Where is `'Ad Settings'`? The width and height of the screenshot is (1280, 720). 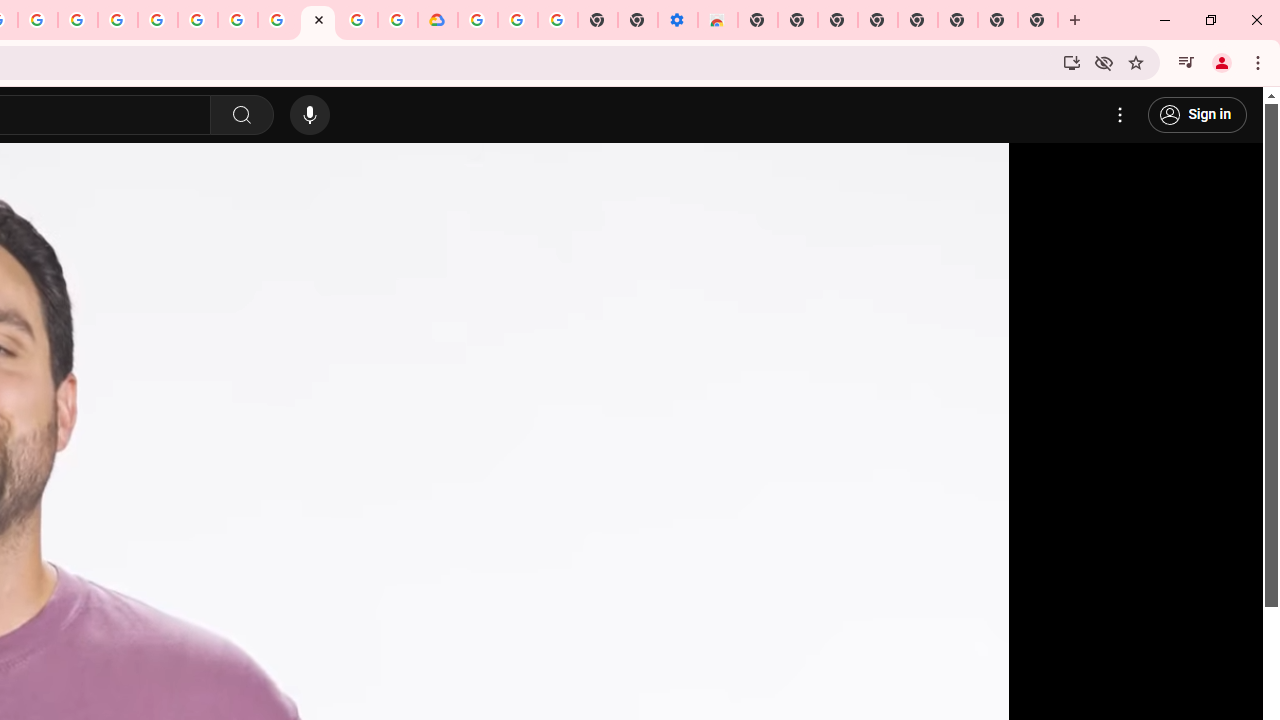 'Ad Settings' is located at coordinates (117, 20).